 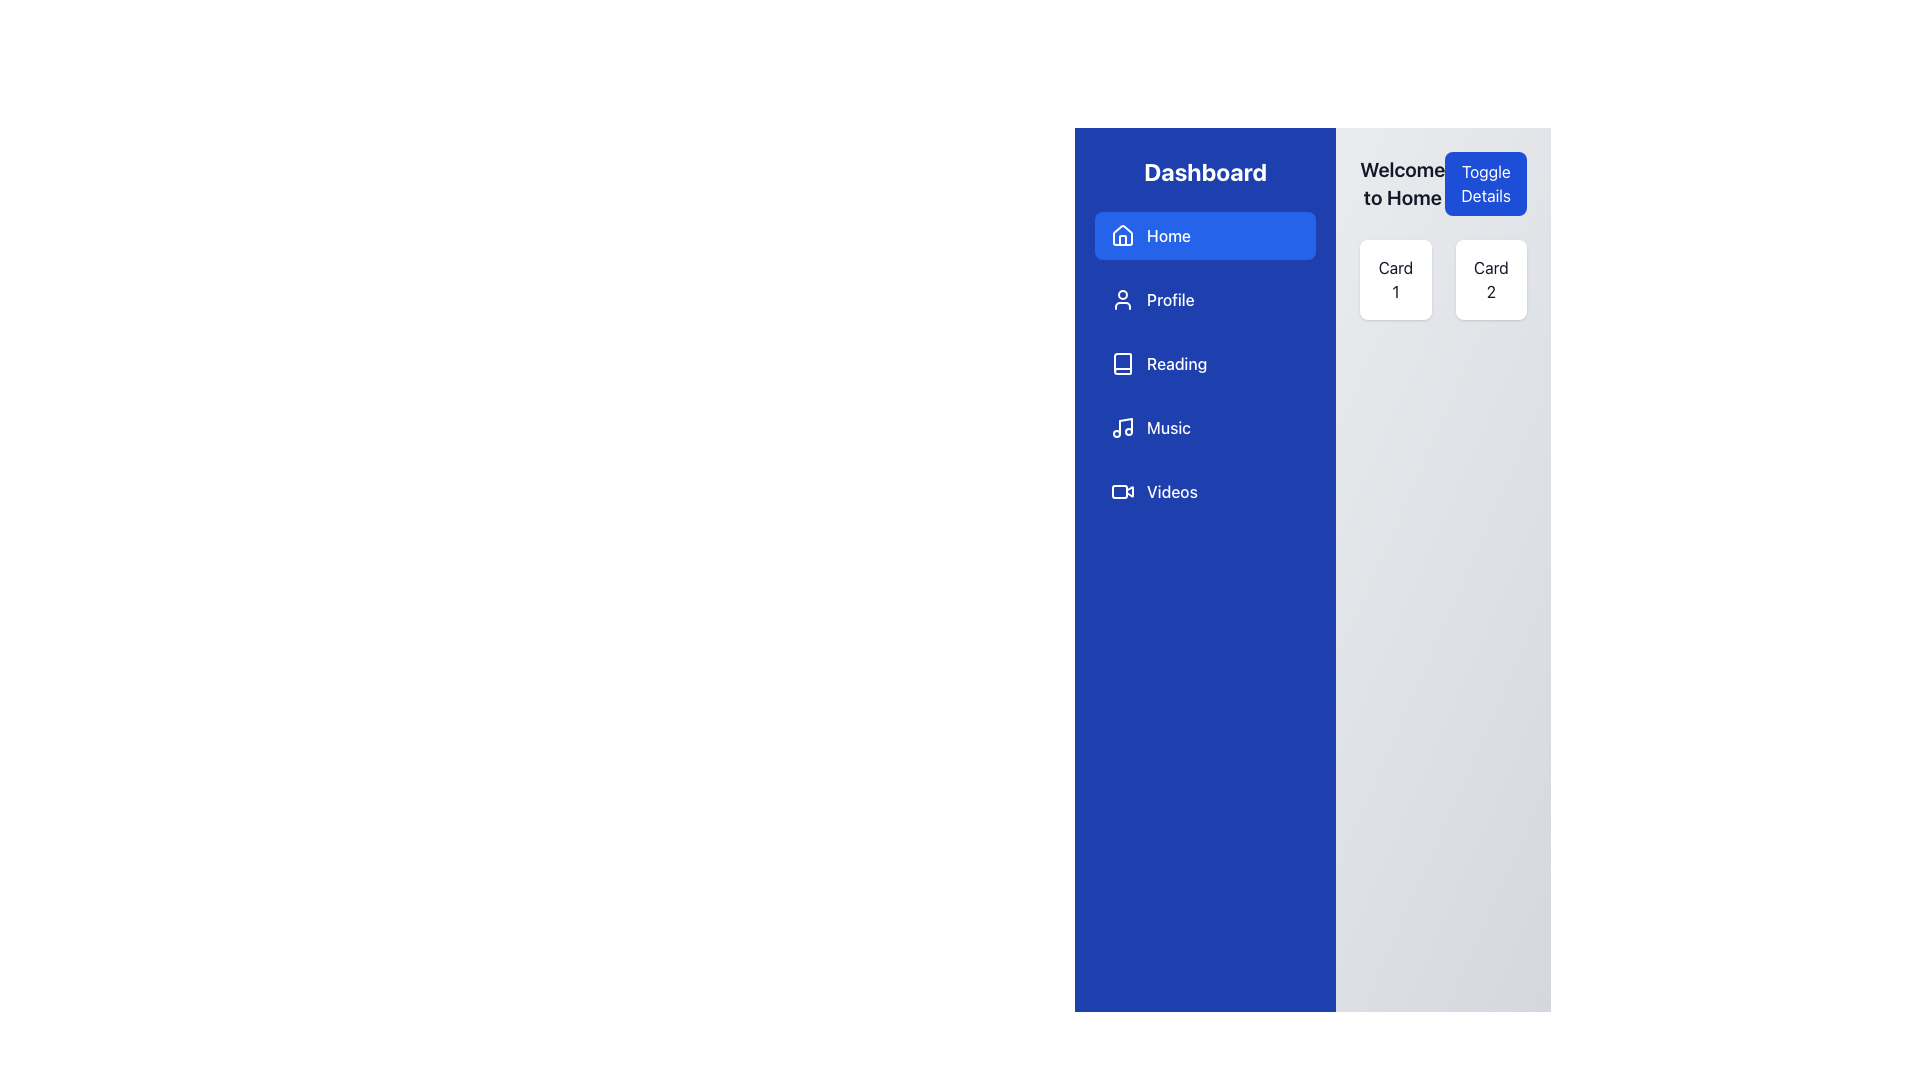 I want to click on the vertical line of the music icon in the left panel menu, which is black and positioned between the 'Reading' and 'Videos' items, so click(x=1126, y=425).